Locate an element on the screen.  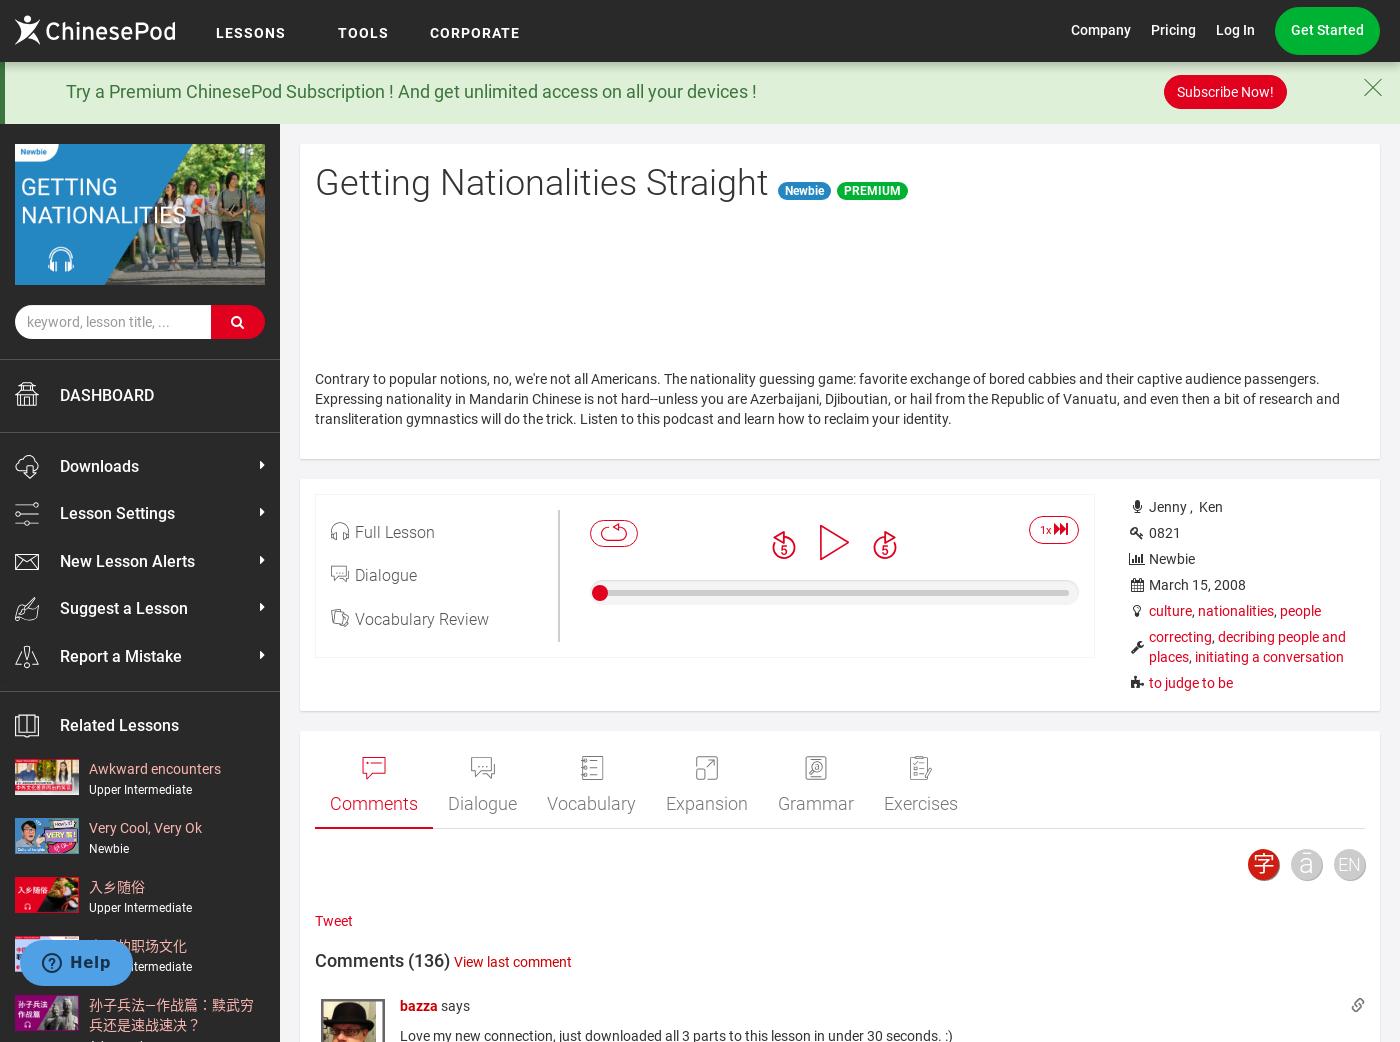
'Subscribe Now!' is located at coordinates (1225, 92).